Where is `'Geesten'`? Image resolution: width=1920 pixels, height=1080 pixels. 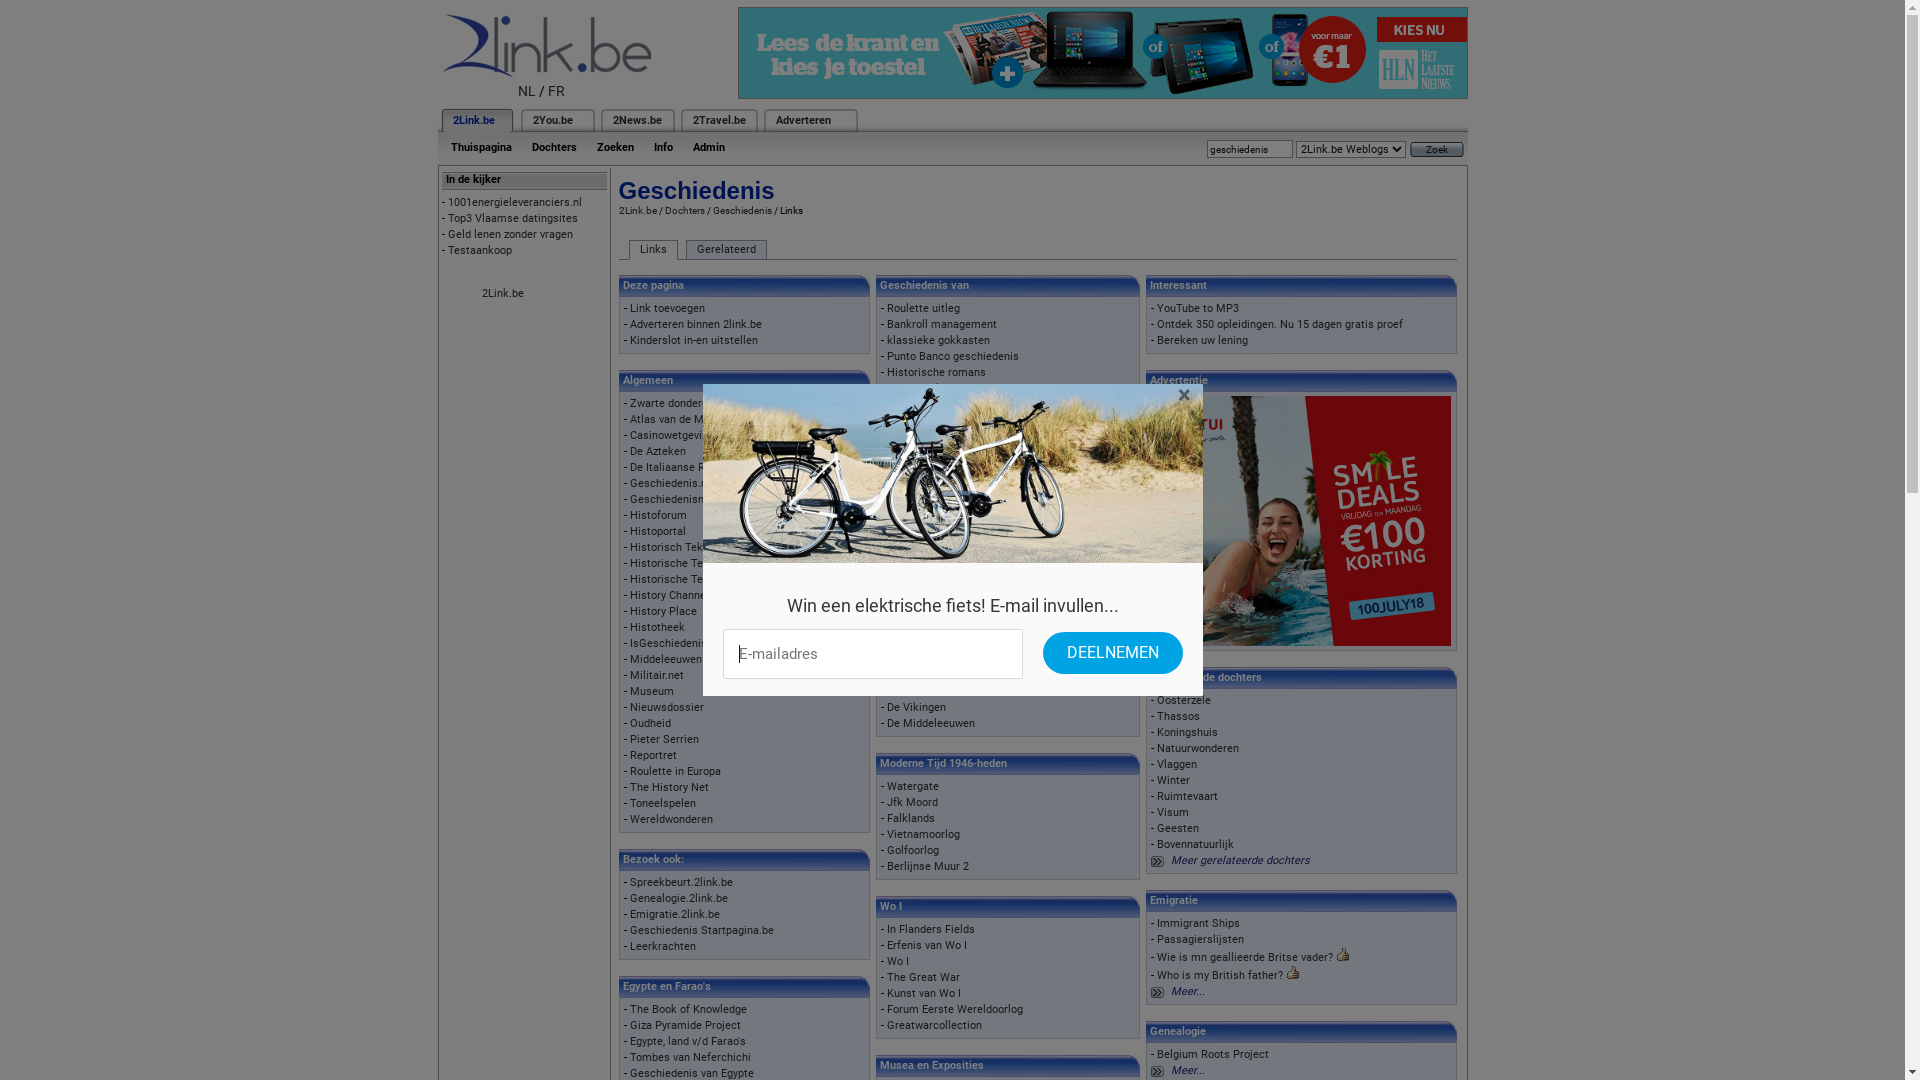 'Geesten' is located at coordinates (1177, 828).